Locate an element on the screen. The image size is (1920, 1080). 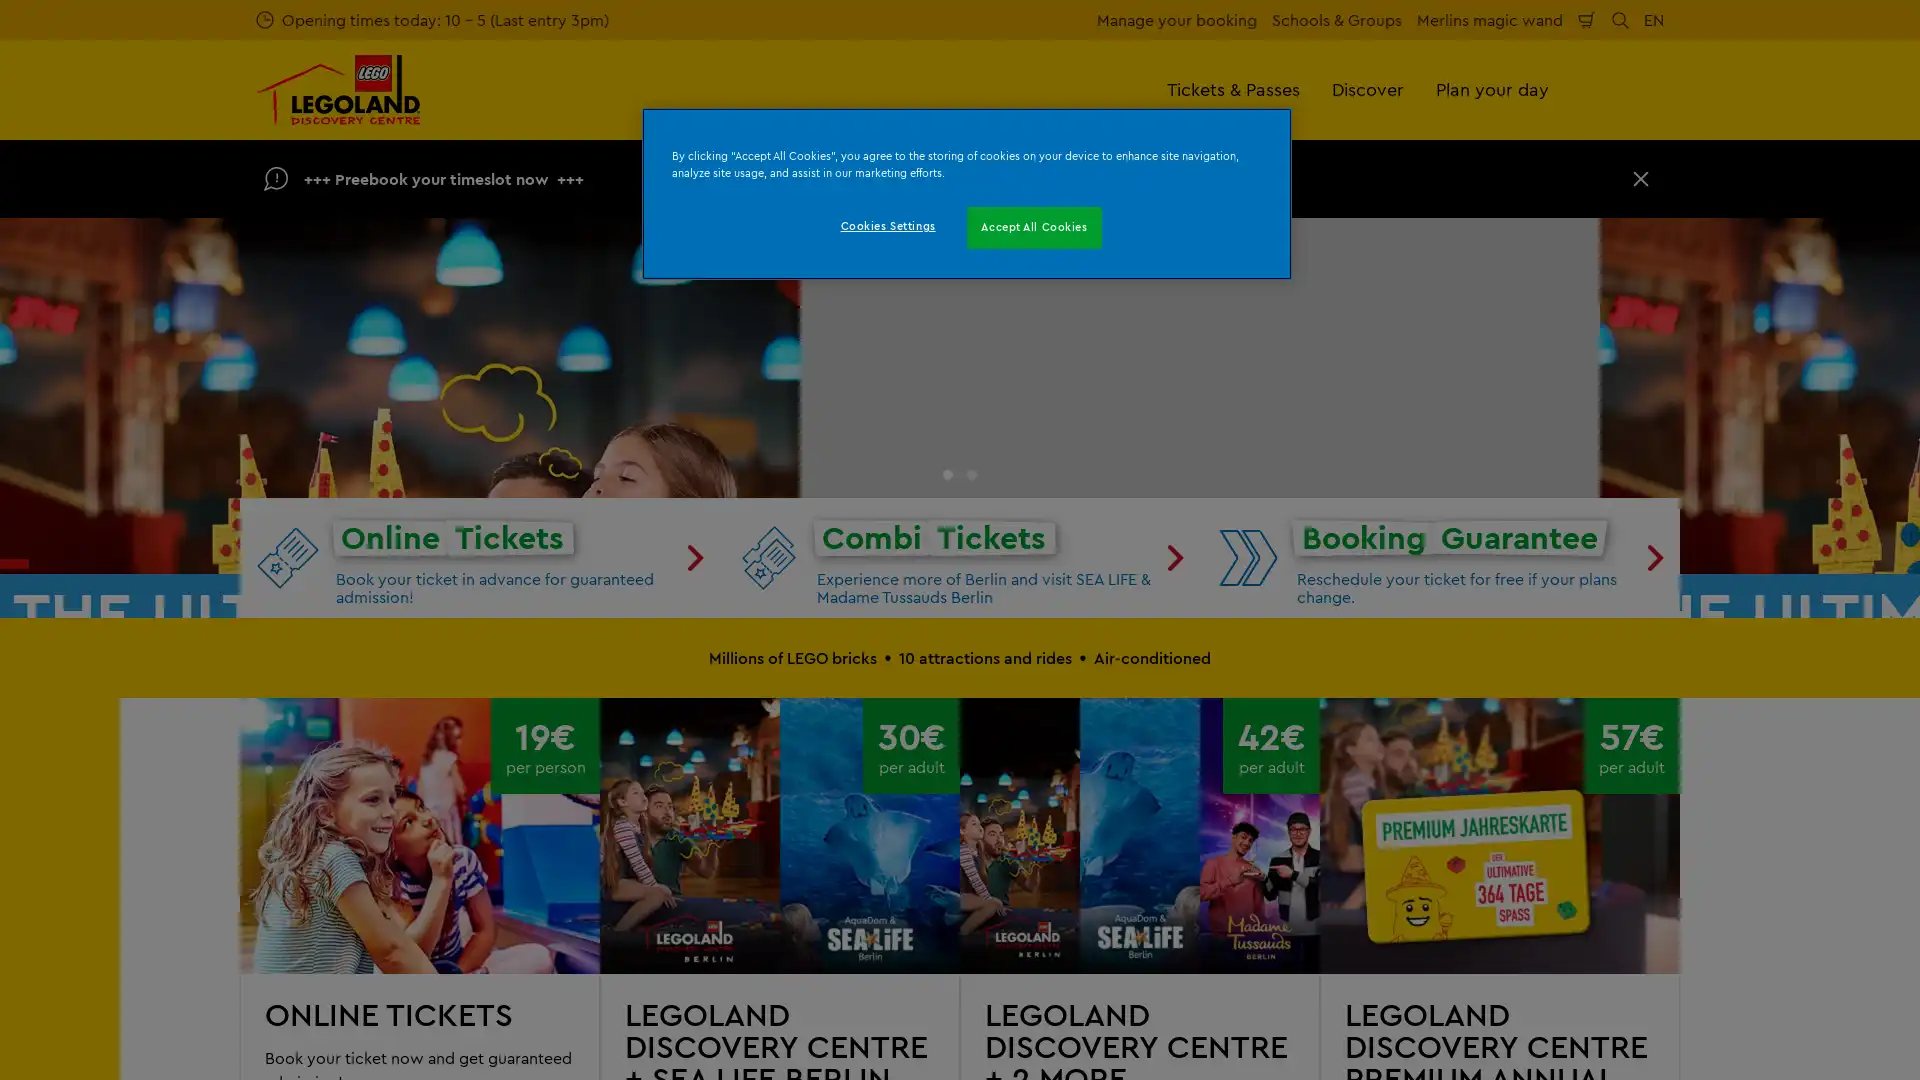
Discover is located at coordinates (1367, 88).